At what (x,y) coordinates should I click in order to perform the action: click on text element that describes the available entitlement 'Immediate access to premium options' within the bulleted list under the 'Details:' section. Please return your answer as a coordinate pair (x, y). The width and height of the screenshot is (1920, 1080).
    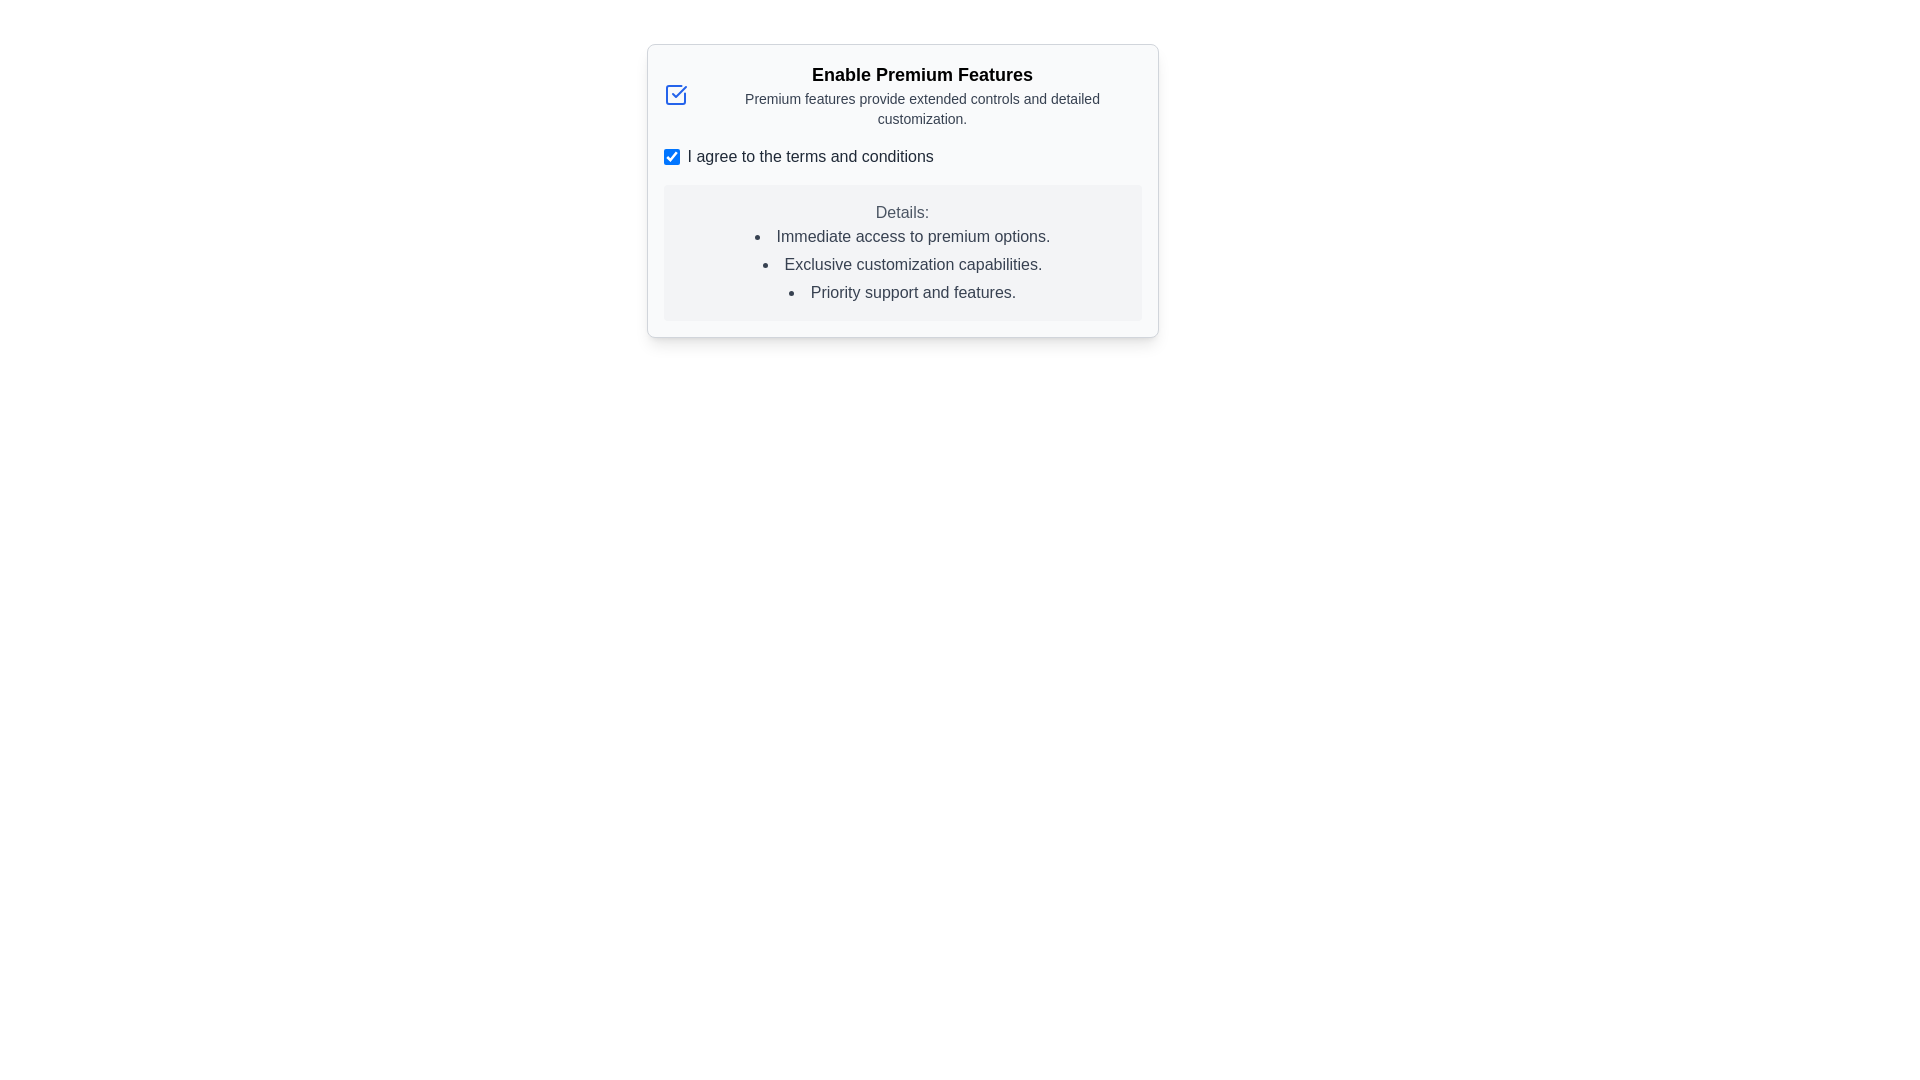
    Looking at the image, I should click on (901, 235).